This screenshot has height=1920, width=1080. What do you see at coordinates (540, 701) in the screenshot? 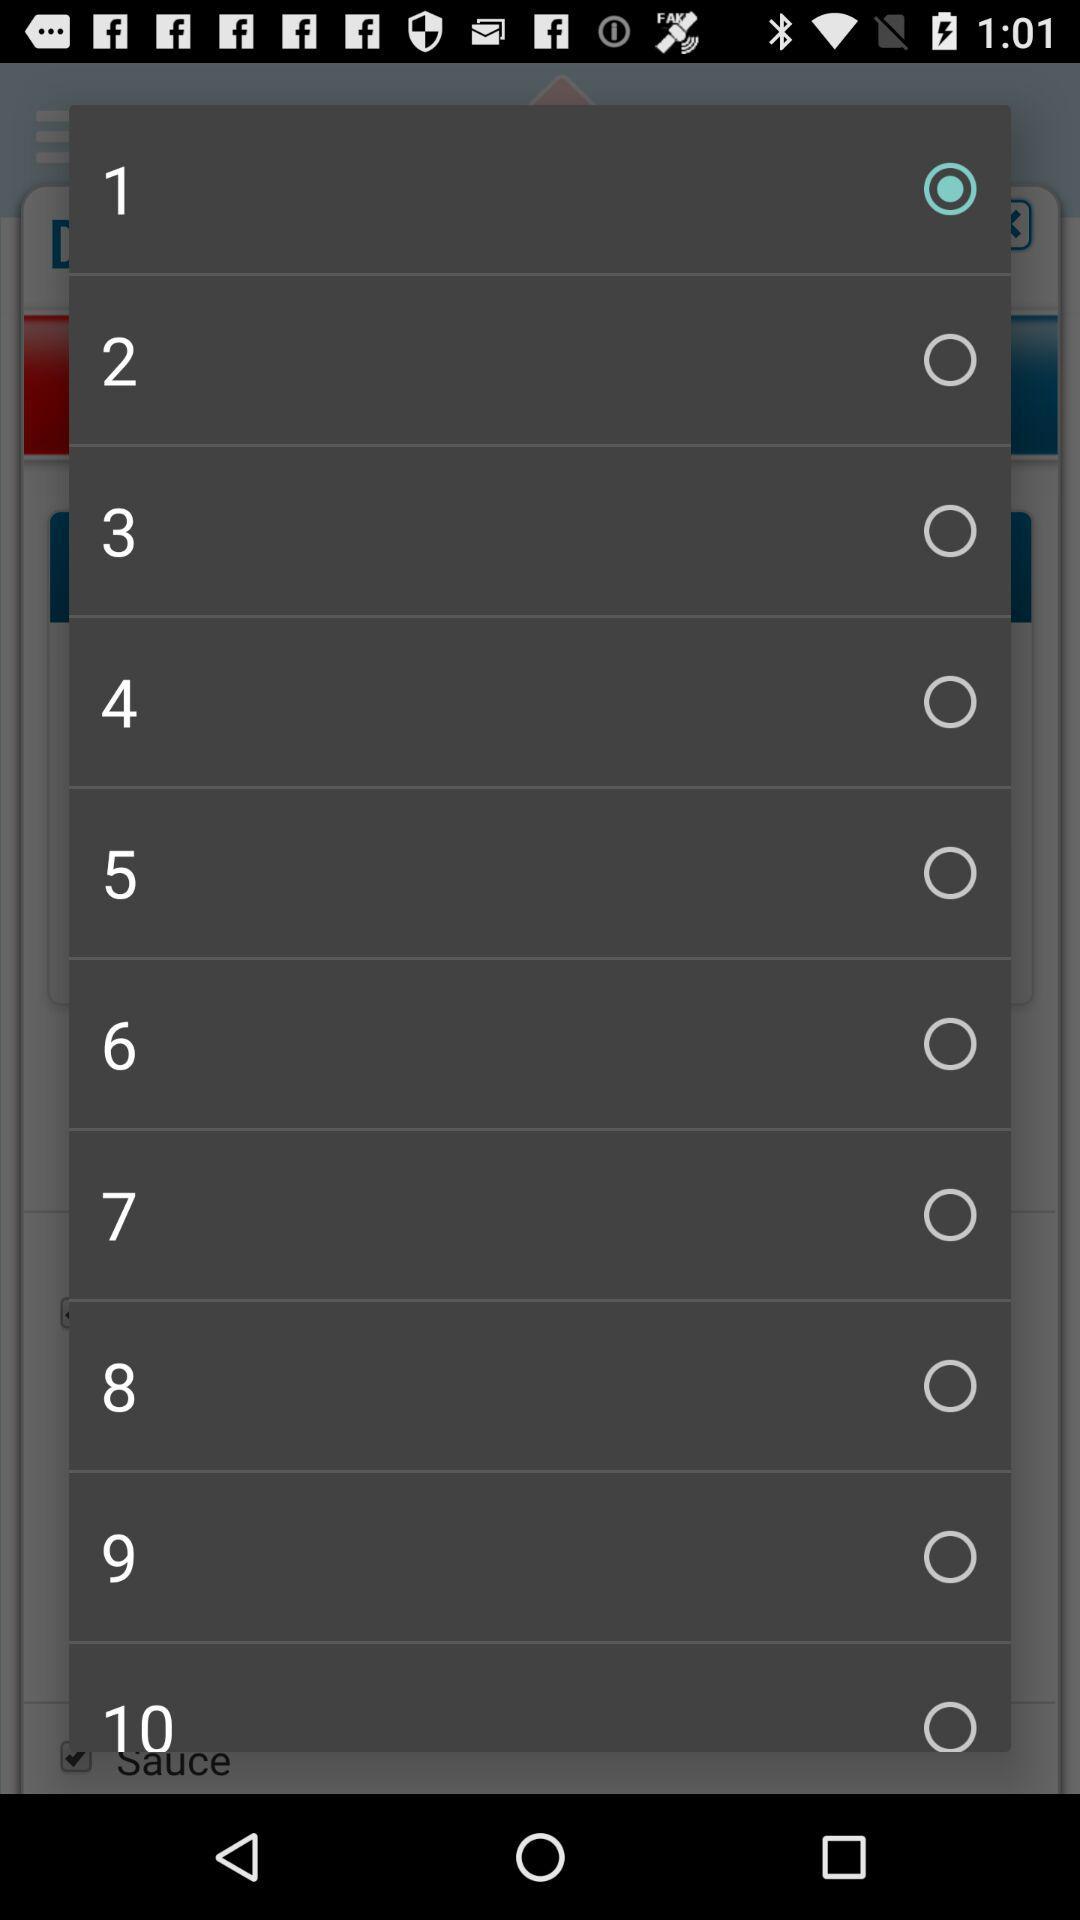
I see `the icon above the 5 icon` at bounding box center [540, 701].